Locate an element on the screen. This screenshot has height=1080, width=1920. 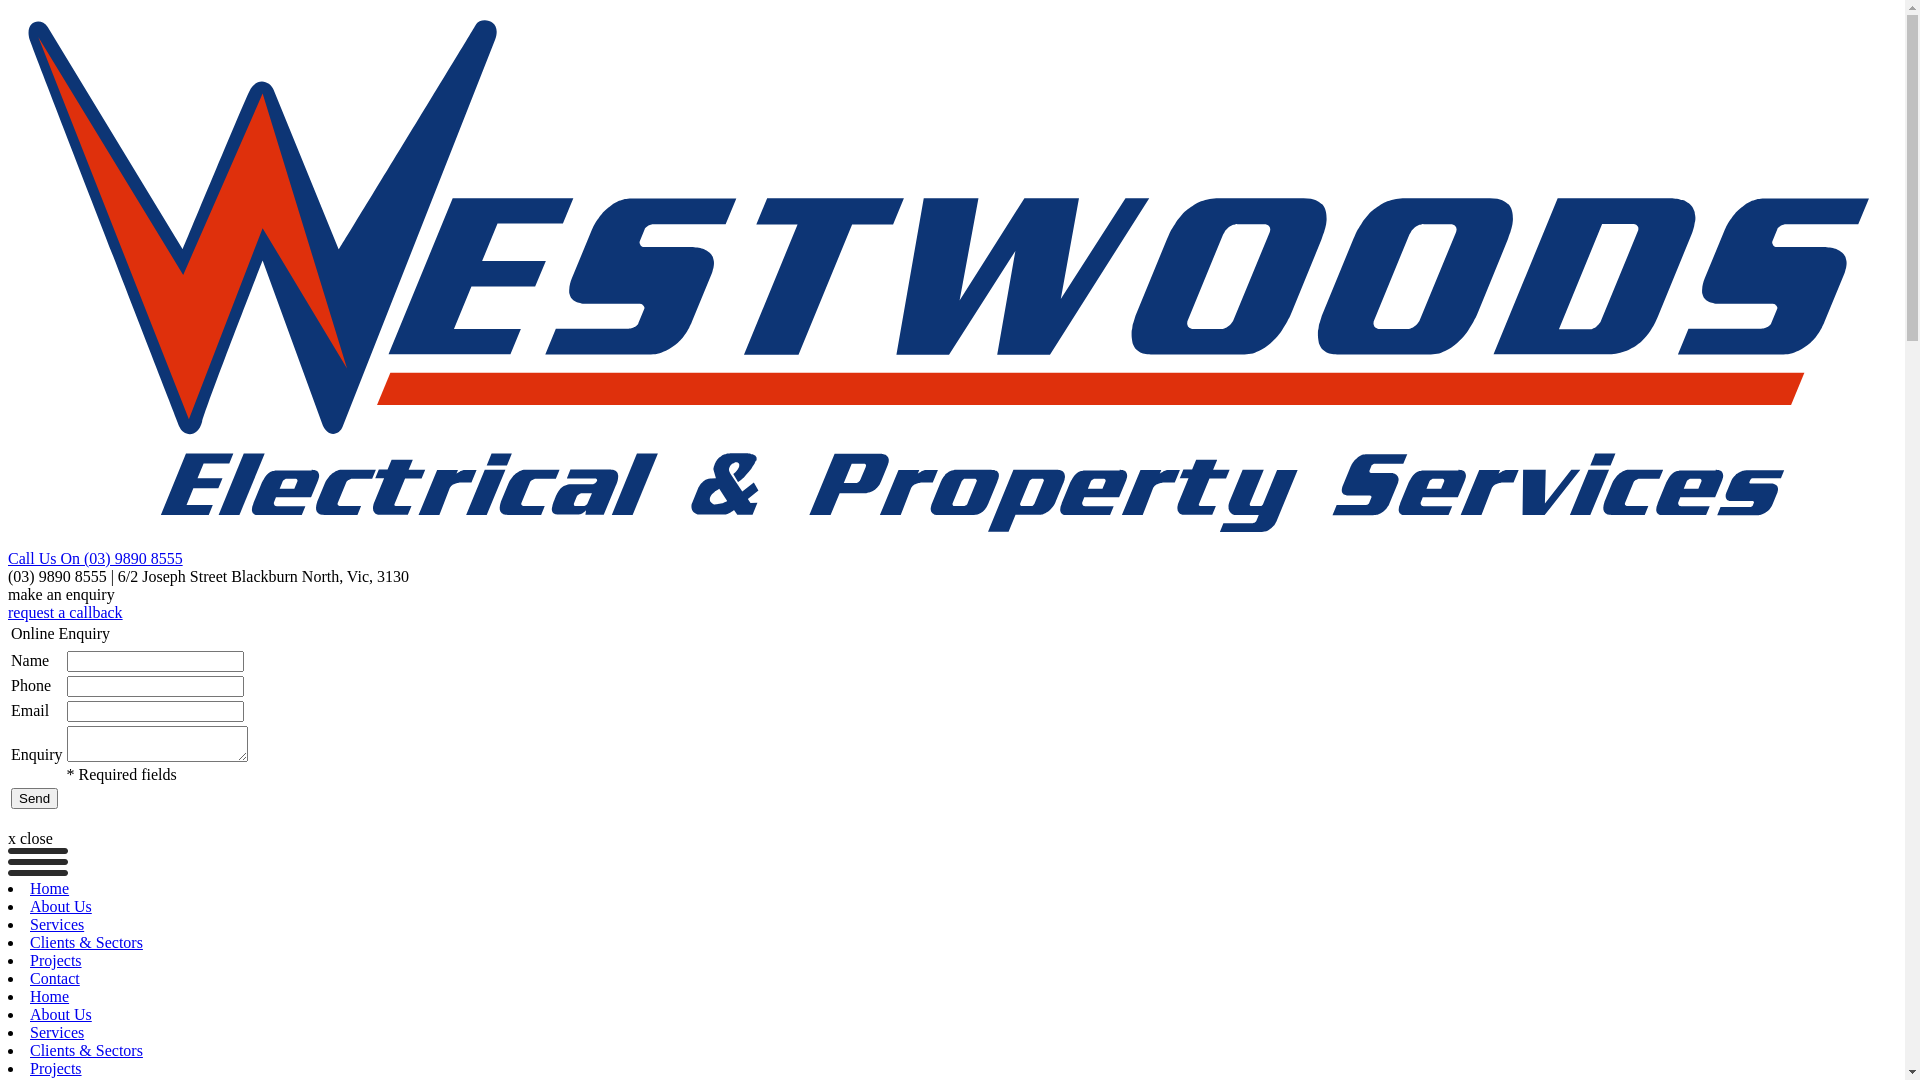
'Send' is located at coordinates (34, 797).